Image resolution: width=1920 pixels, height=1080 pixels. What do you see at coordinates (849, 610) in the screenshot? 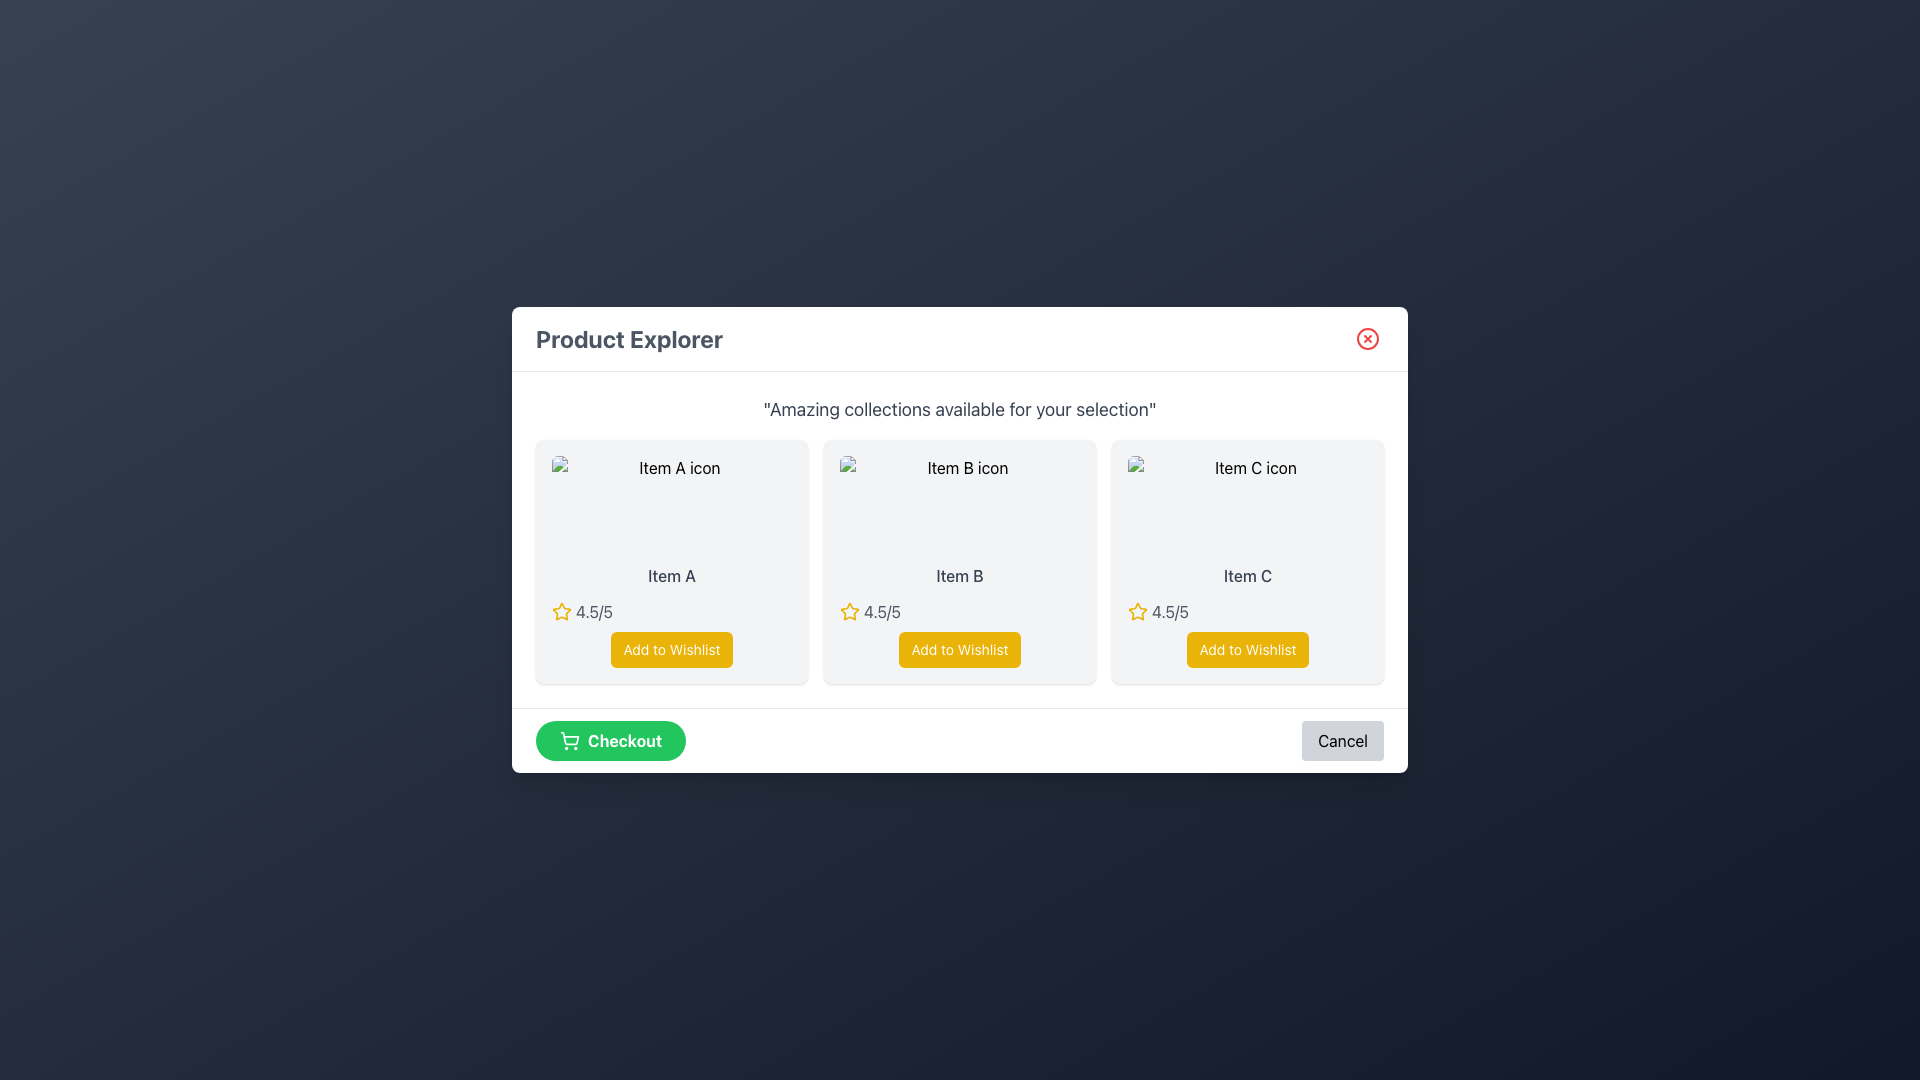
I see `the star icon with a yellow border and transparent center located in the center card of the 'Product Explorer' dialog box, representing 'Item B'` at bounding box center [849, 610].